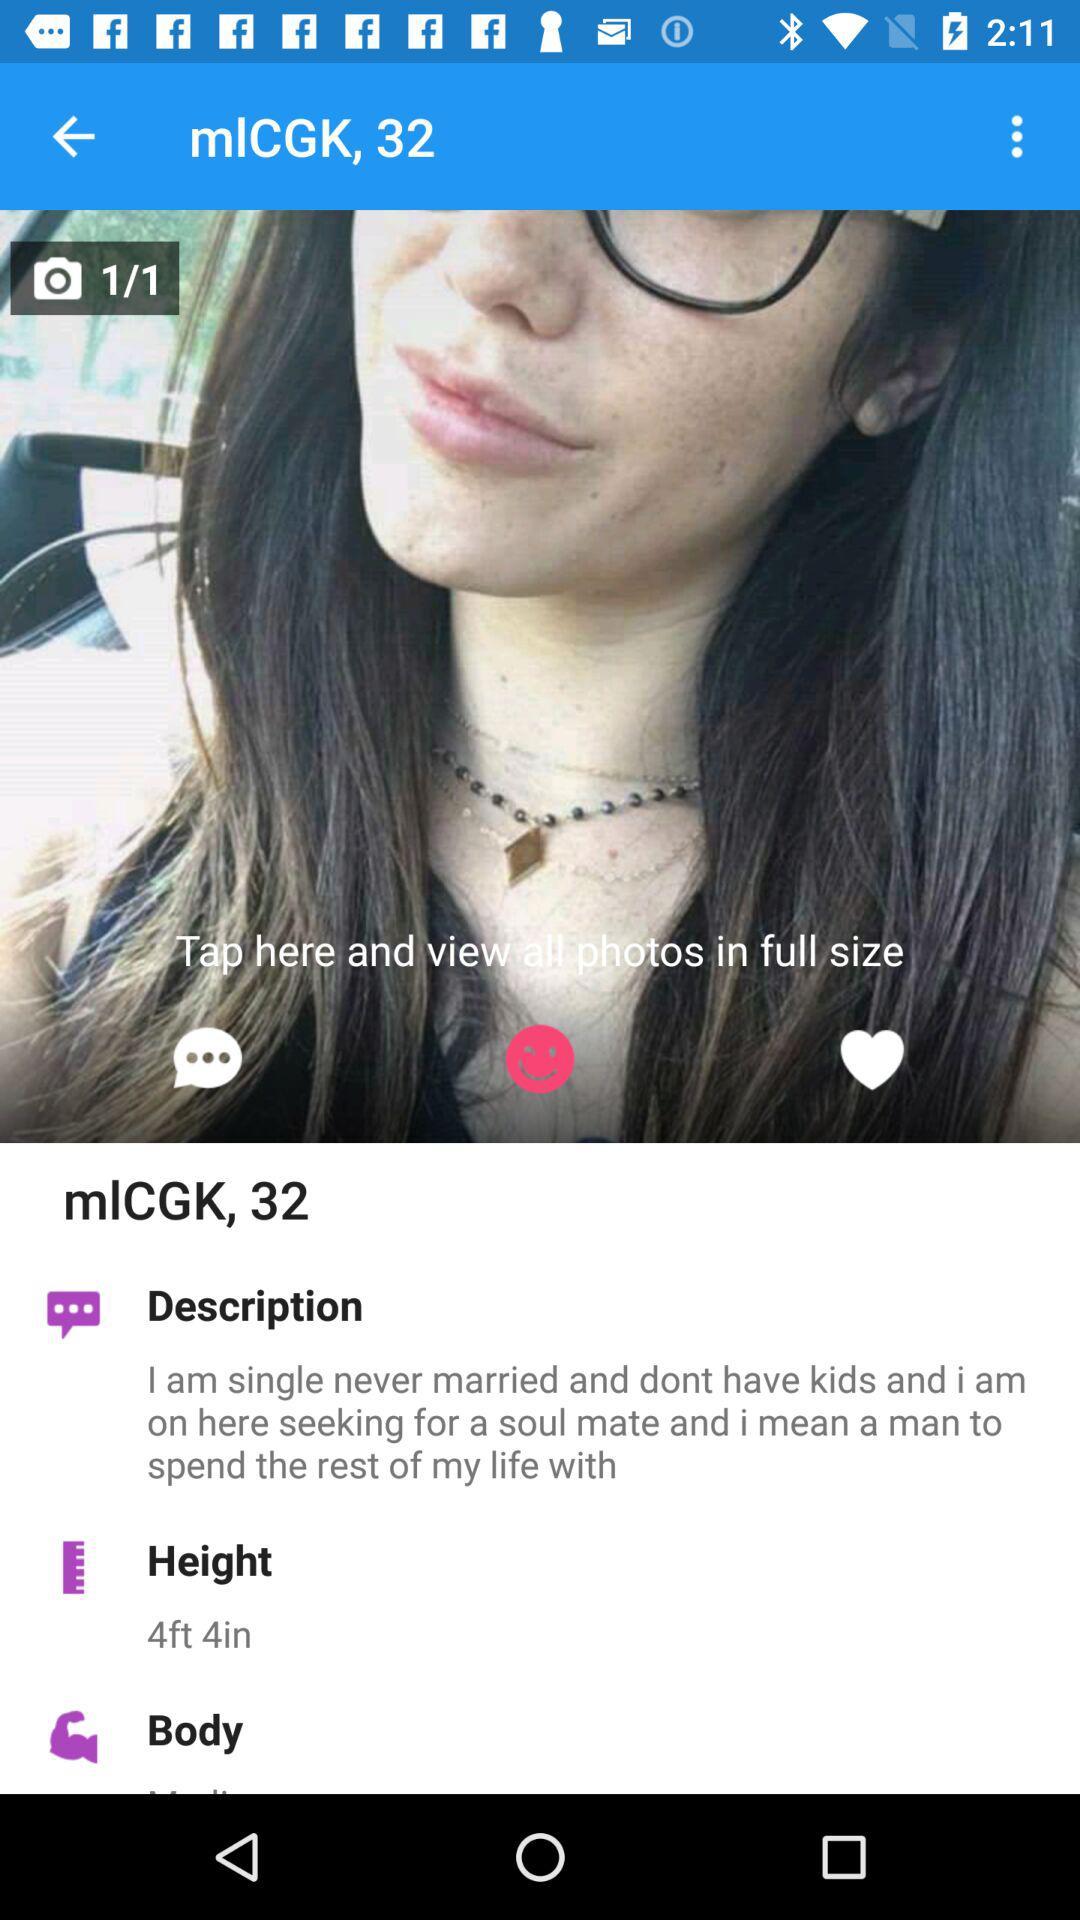 The height and width of the screenshot is (1920, 1080). What do you see at coordinates (601, 1786) in the screenshot?
I see `the icon below body icon` at bounding box center [601, 1786].